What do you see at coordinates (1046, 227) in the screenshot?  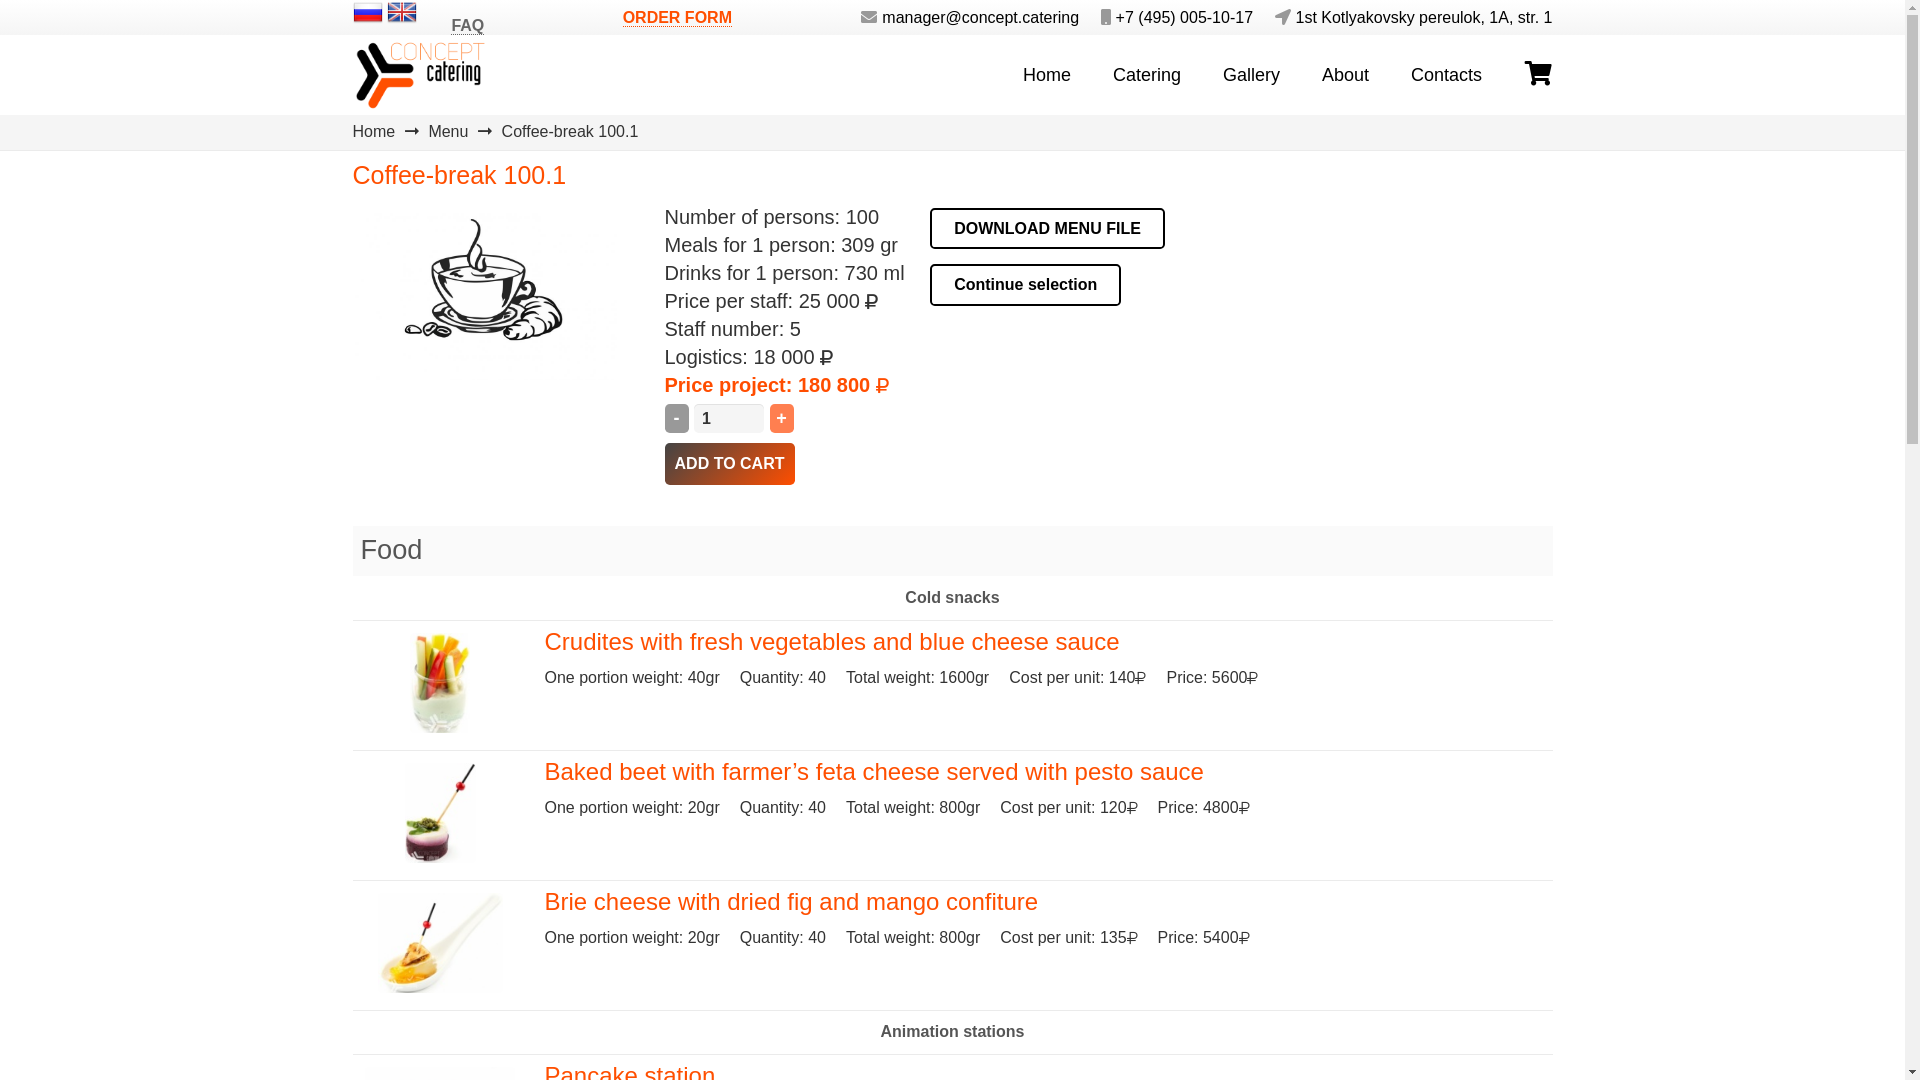 I see `'DOWNLOAD MENU FILE'` at bounding box center [1046, 227].